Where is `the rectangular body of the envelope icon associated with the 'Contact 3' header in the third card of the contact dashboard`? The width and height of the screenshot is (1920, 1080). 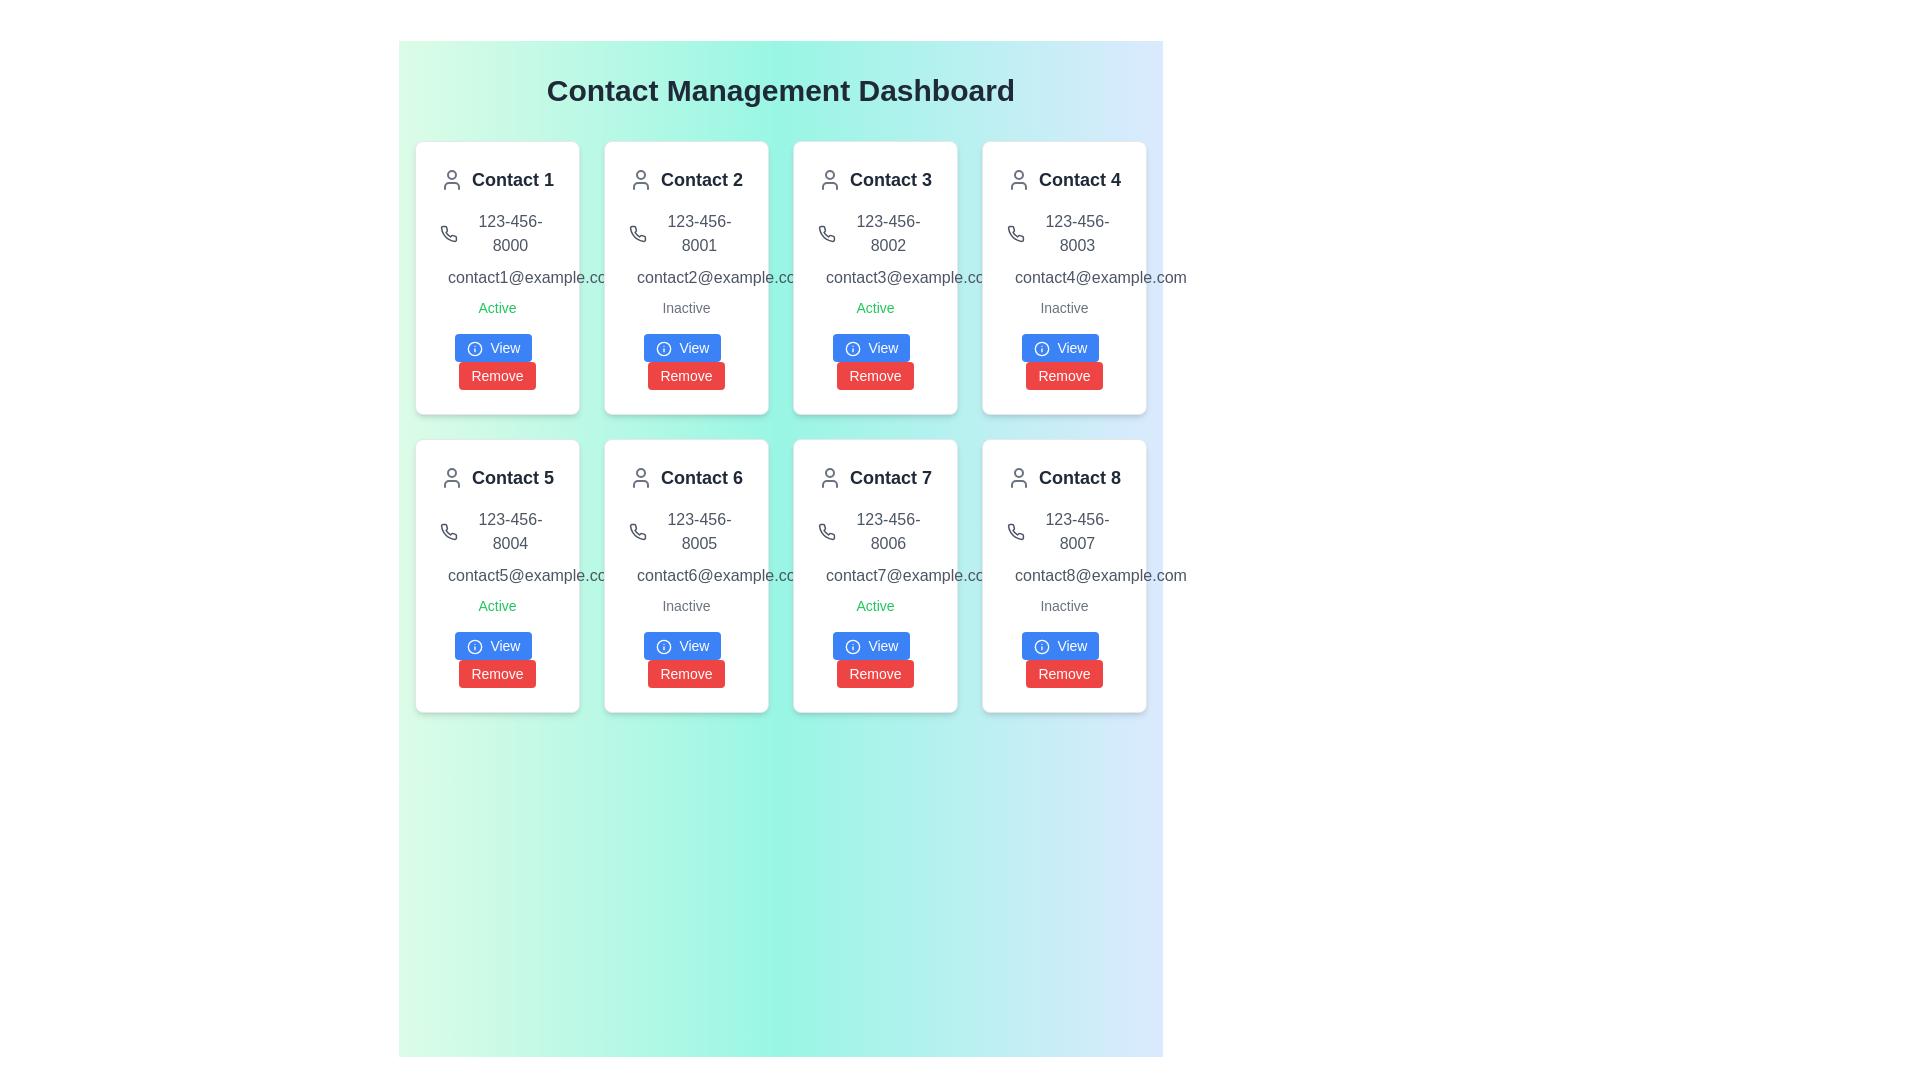 the rectangular body of the envelope icon associated with the 'Contact 3' header in the third card of the contact dashboard is located at coordinates (830, 280).